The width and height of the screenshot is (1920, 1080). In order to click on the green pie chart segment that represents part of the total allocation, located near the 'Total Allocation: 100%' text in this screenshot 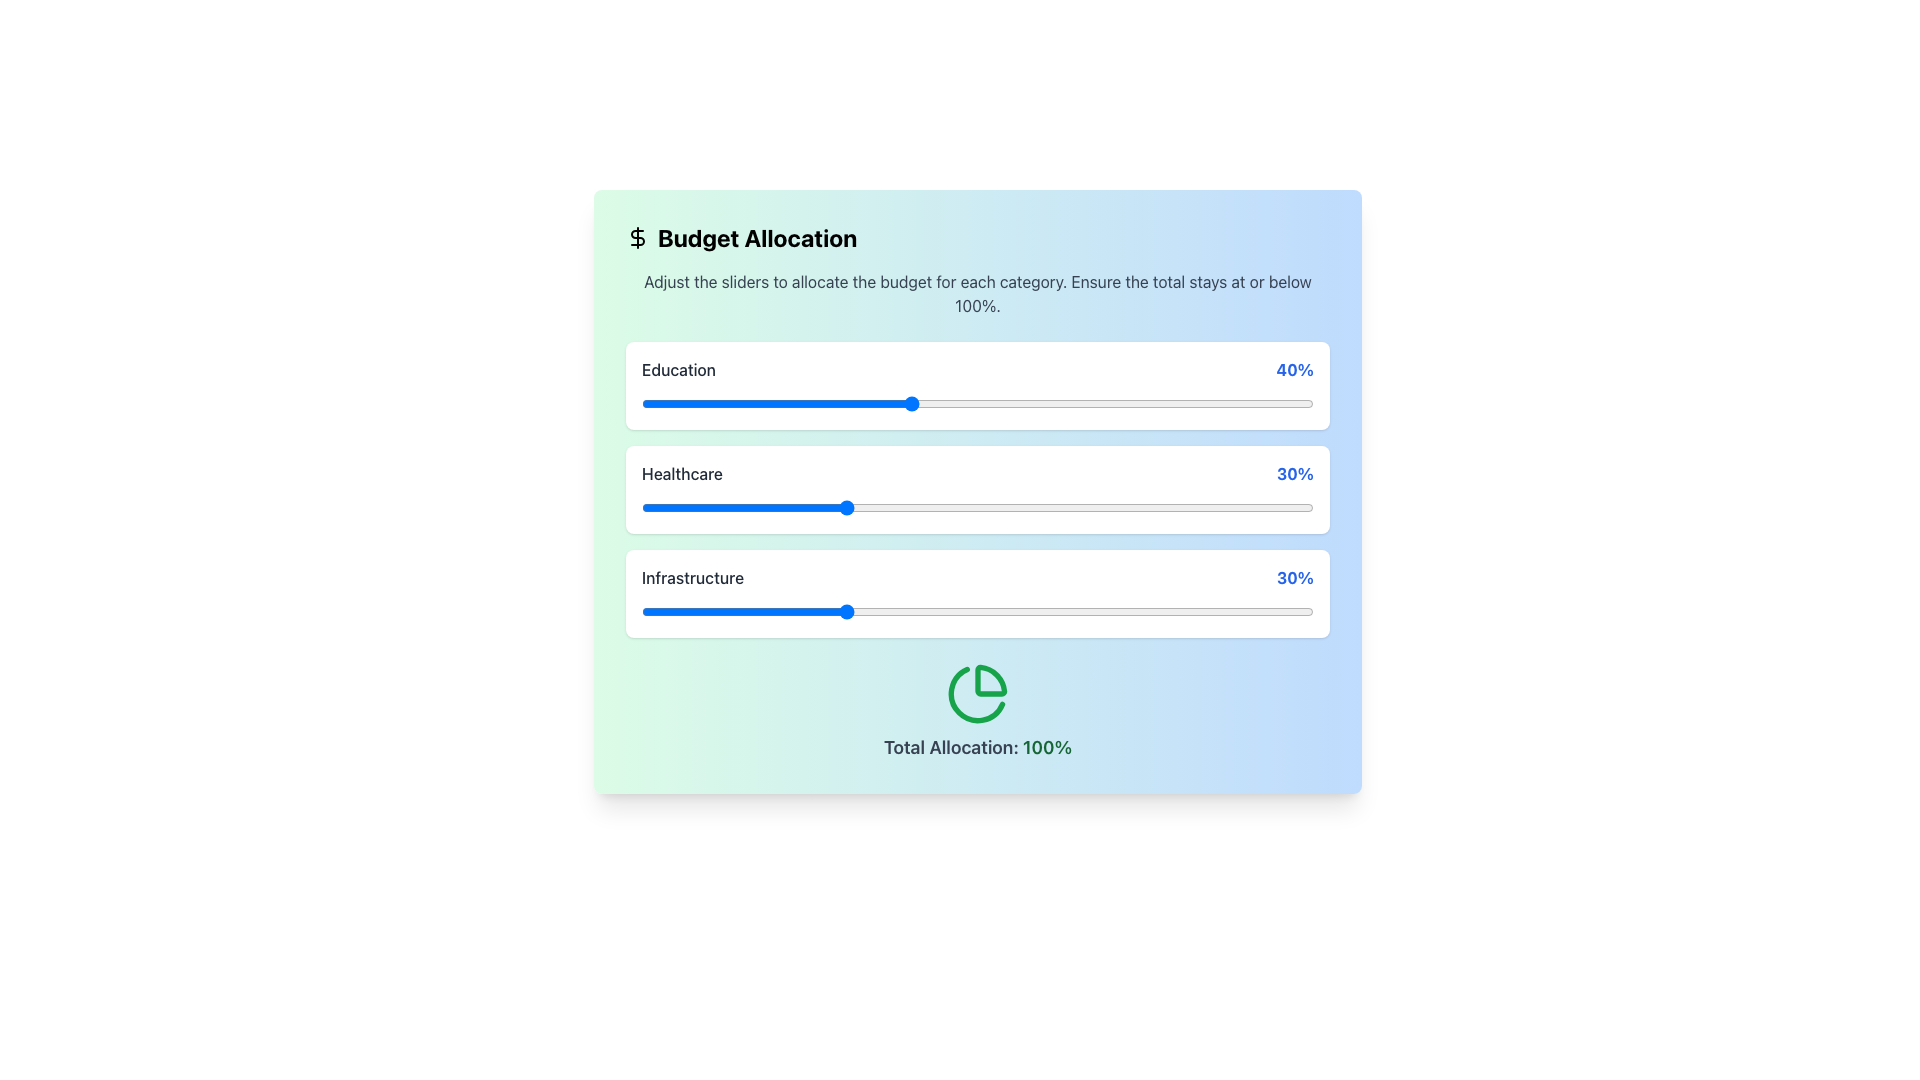, I will do `click(976, 694)`.